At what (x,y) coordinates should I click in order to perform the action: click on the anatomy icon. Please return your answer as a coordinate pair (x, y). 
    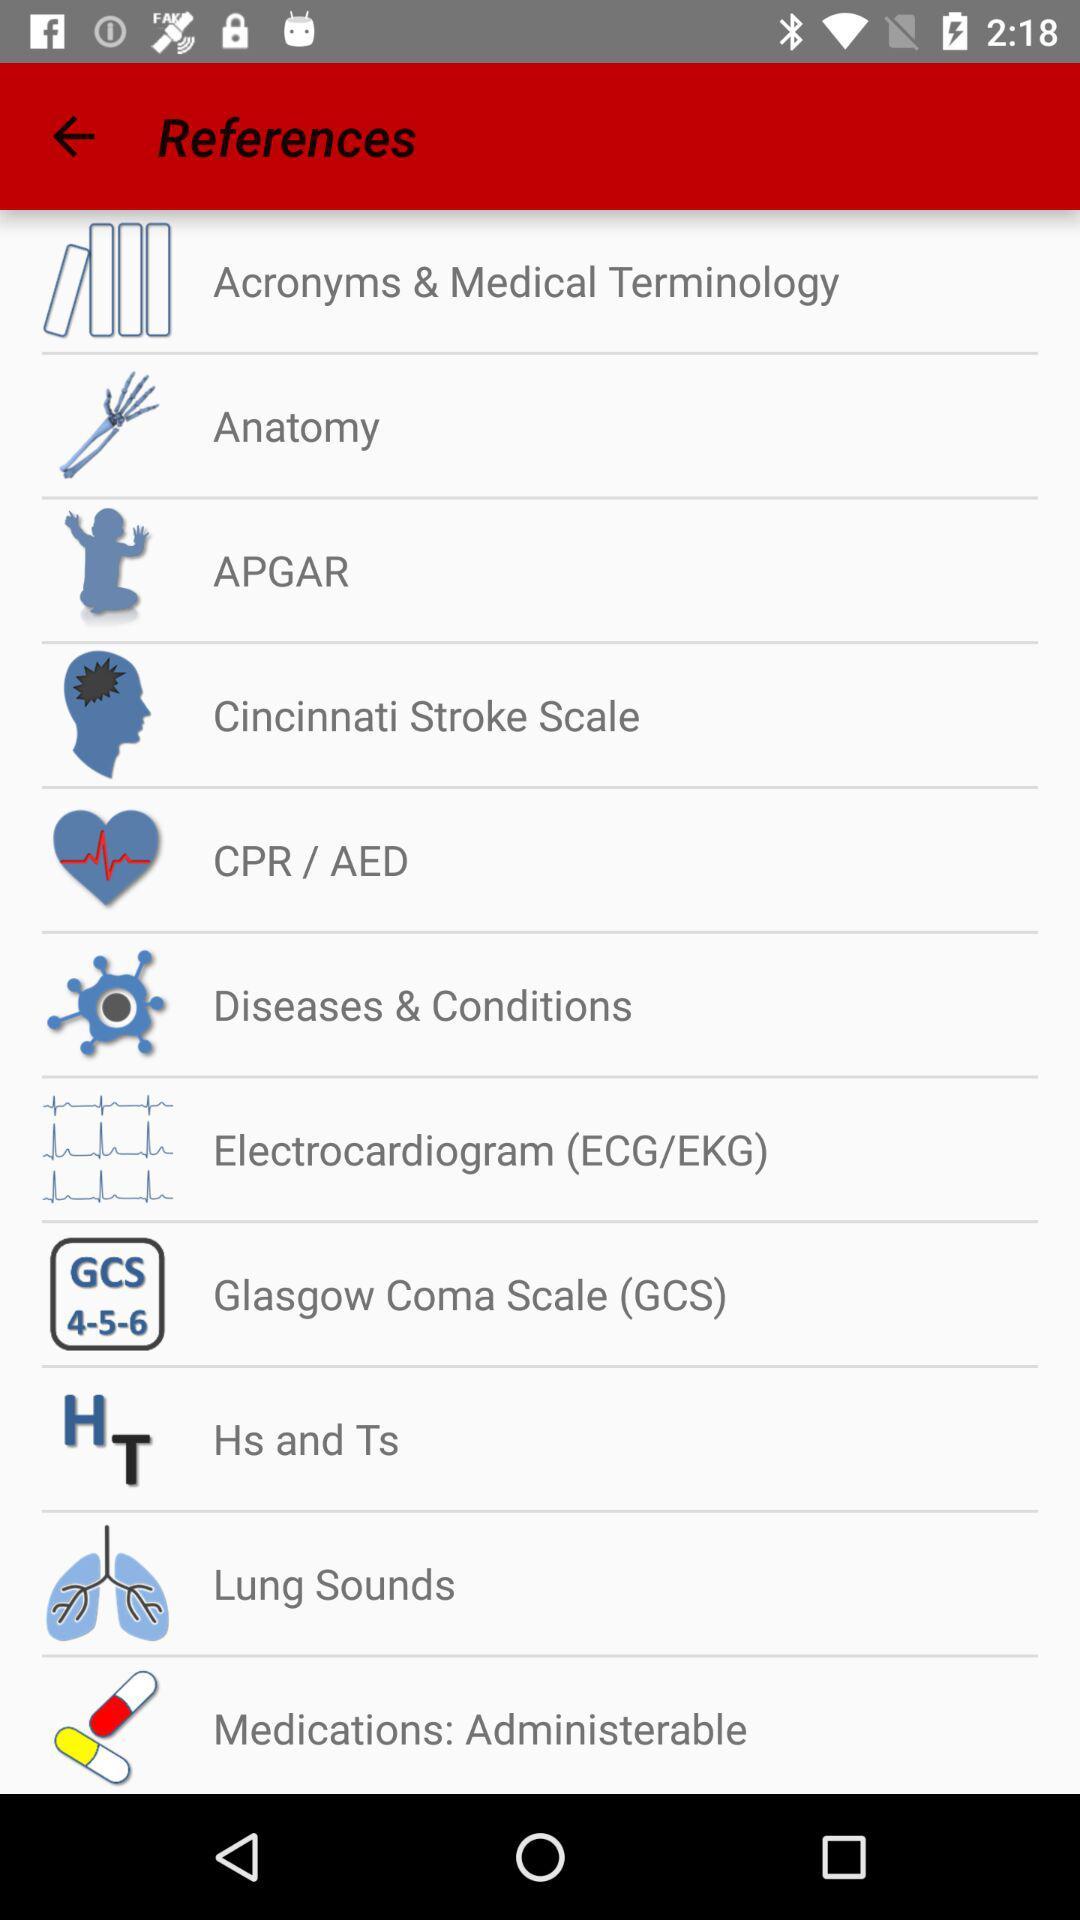
    Looking at the image, I should click on (276, 424).